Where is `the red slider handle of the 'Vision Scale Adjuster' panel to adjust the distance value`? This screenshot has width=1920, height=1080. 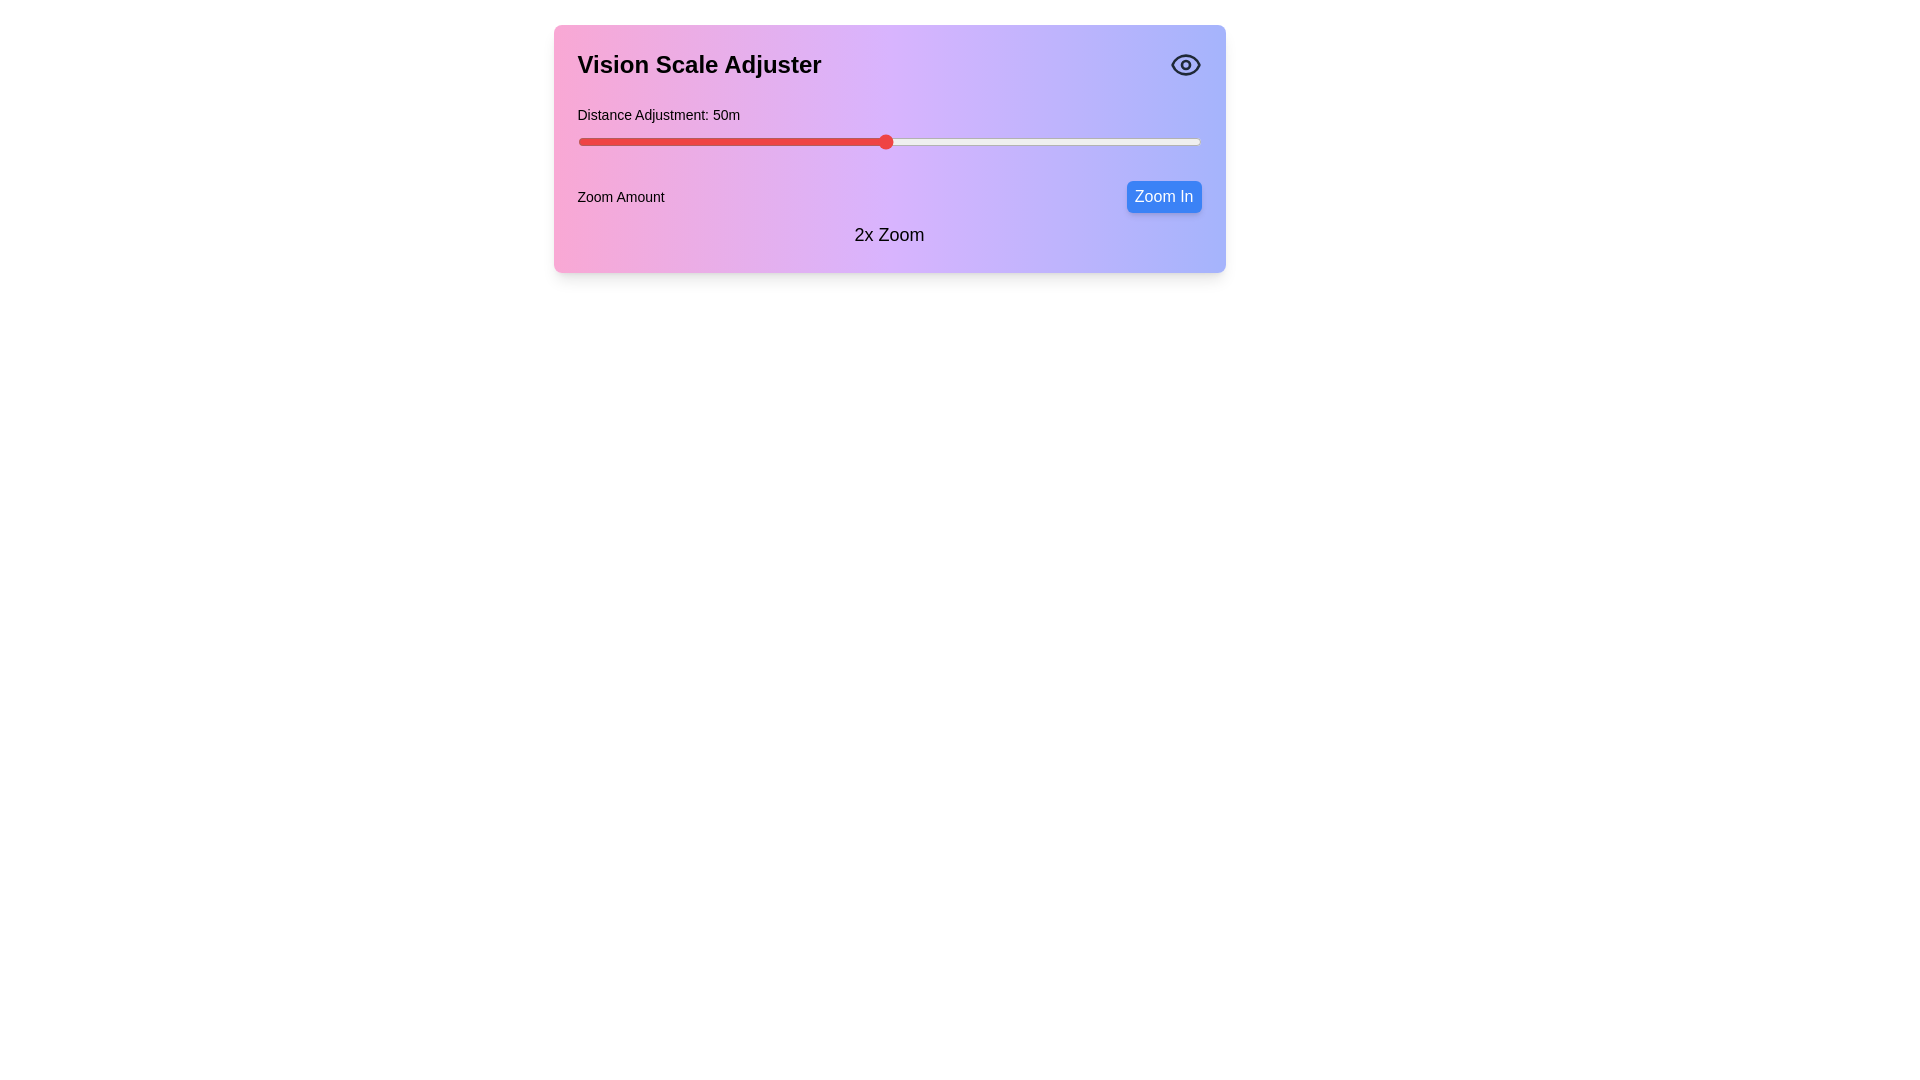
the red slider handle of the 'Vision Scale Adjuster' panel to adjust the distance value is located at coordinates (888, 148).